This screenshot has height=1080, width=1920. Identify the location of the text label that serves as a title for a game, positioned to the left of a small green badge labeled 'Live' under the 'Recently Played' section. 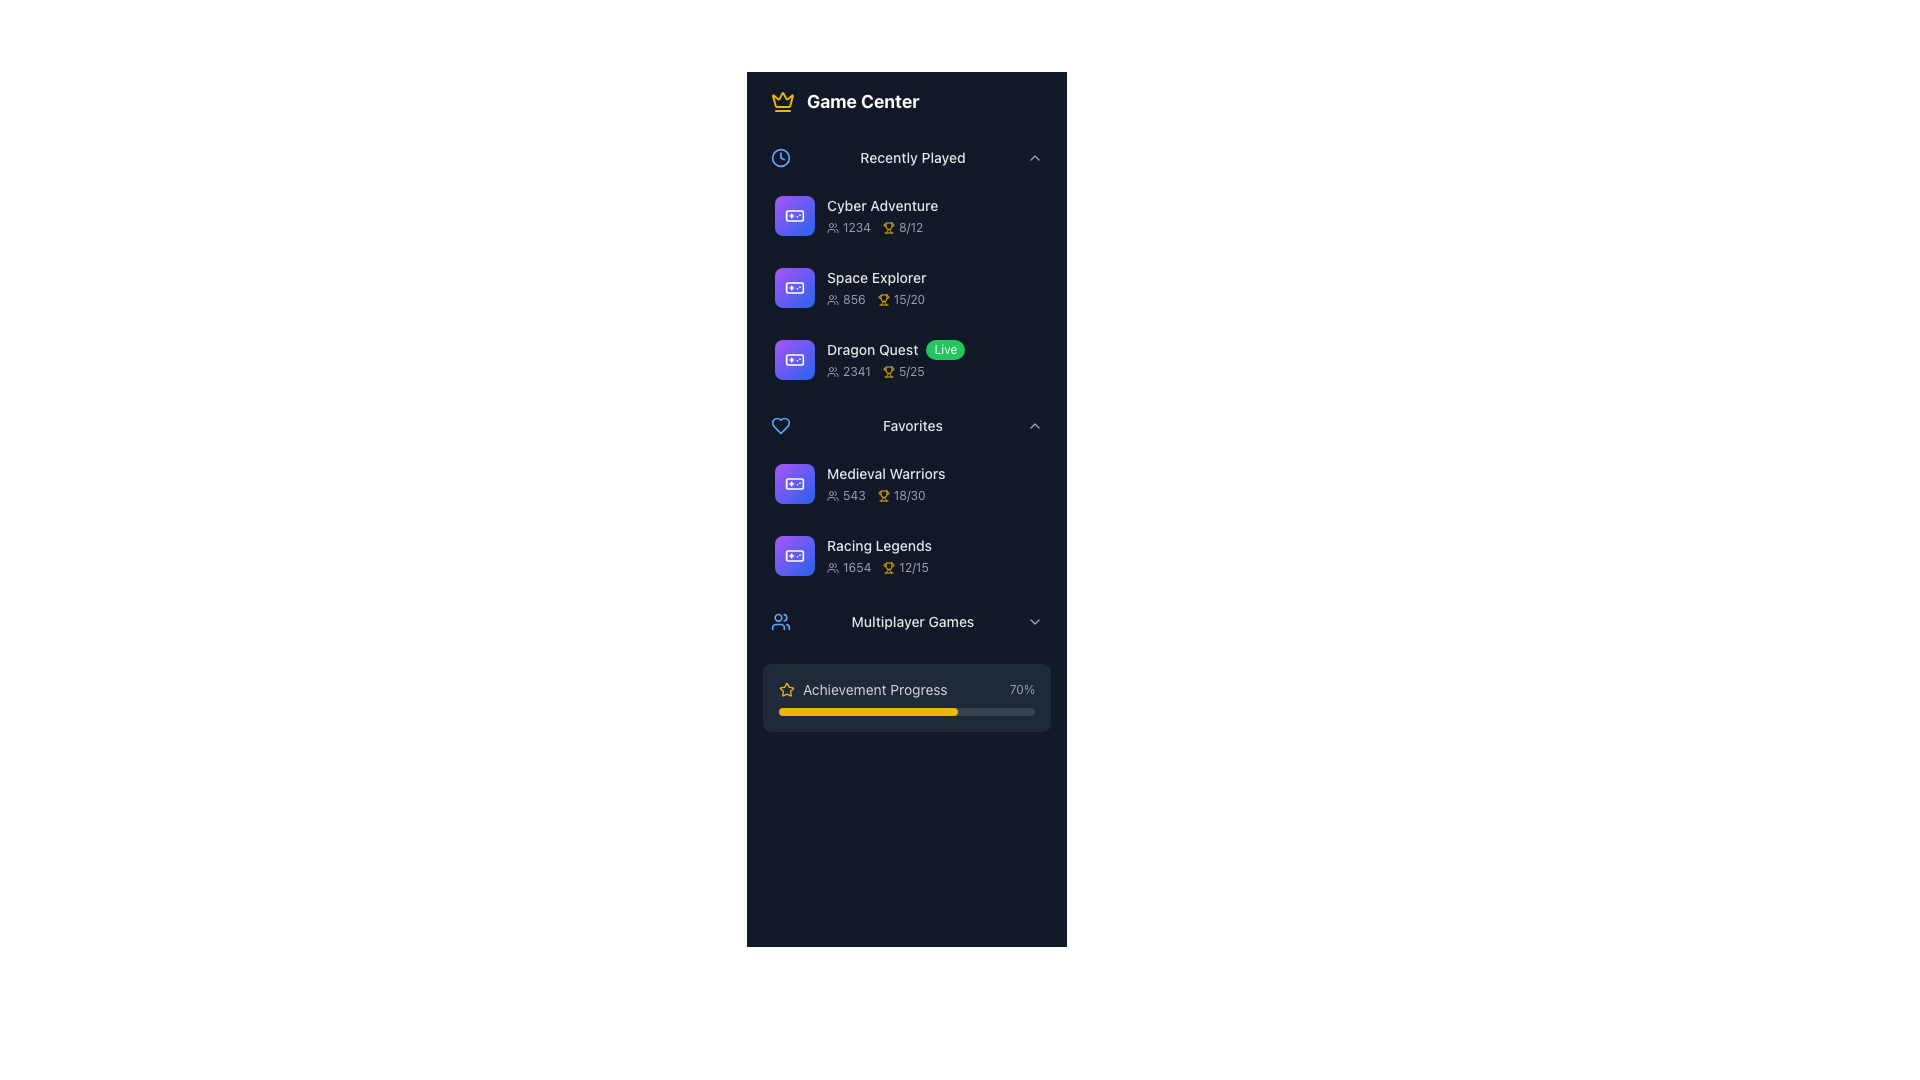
(872, 349).